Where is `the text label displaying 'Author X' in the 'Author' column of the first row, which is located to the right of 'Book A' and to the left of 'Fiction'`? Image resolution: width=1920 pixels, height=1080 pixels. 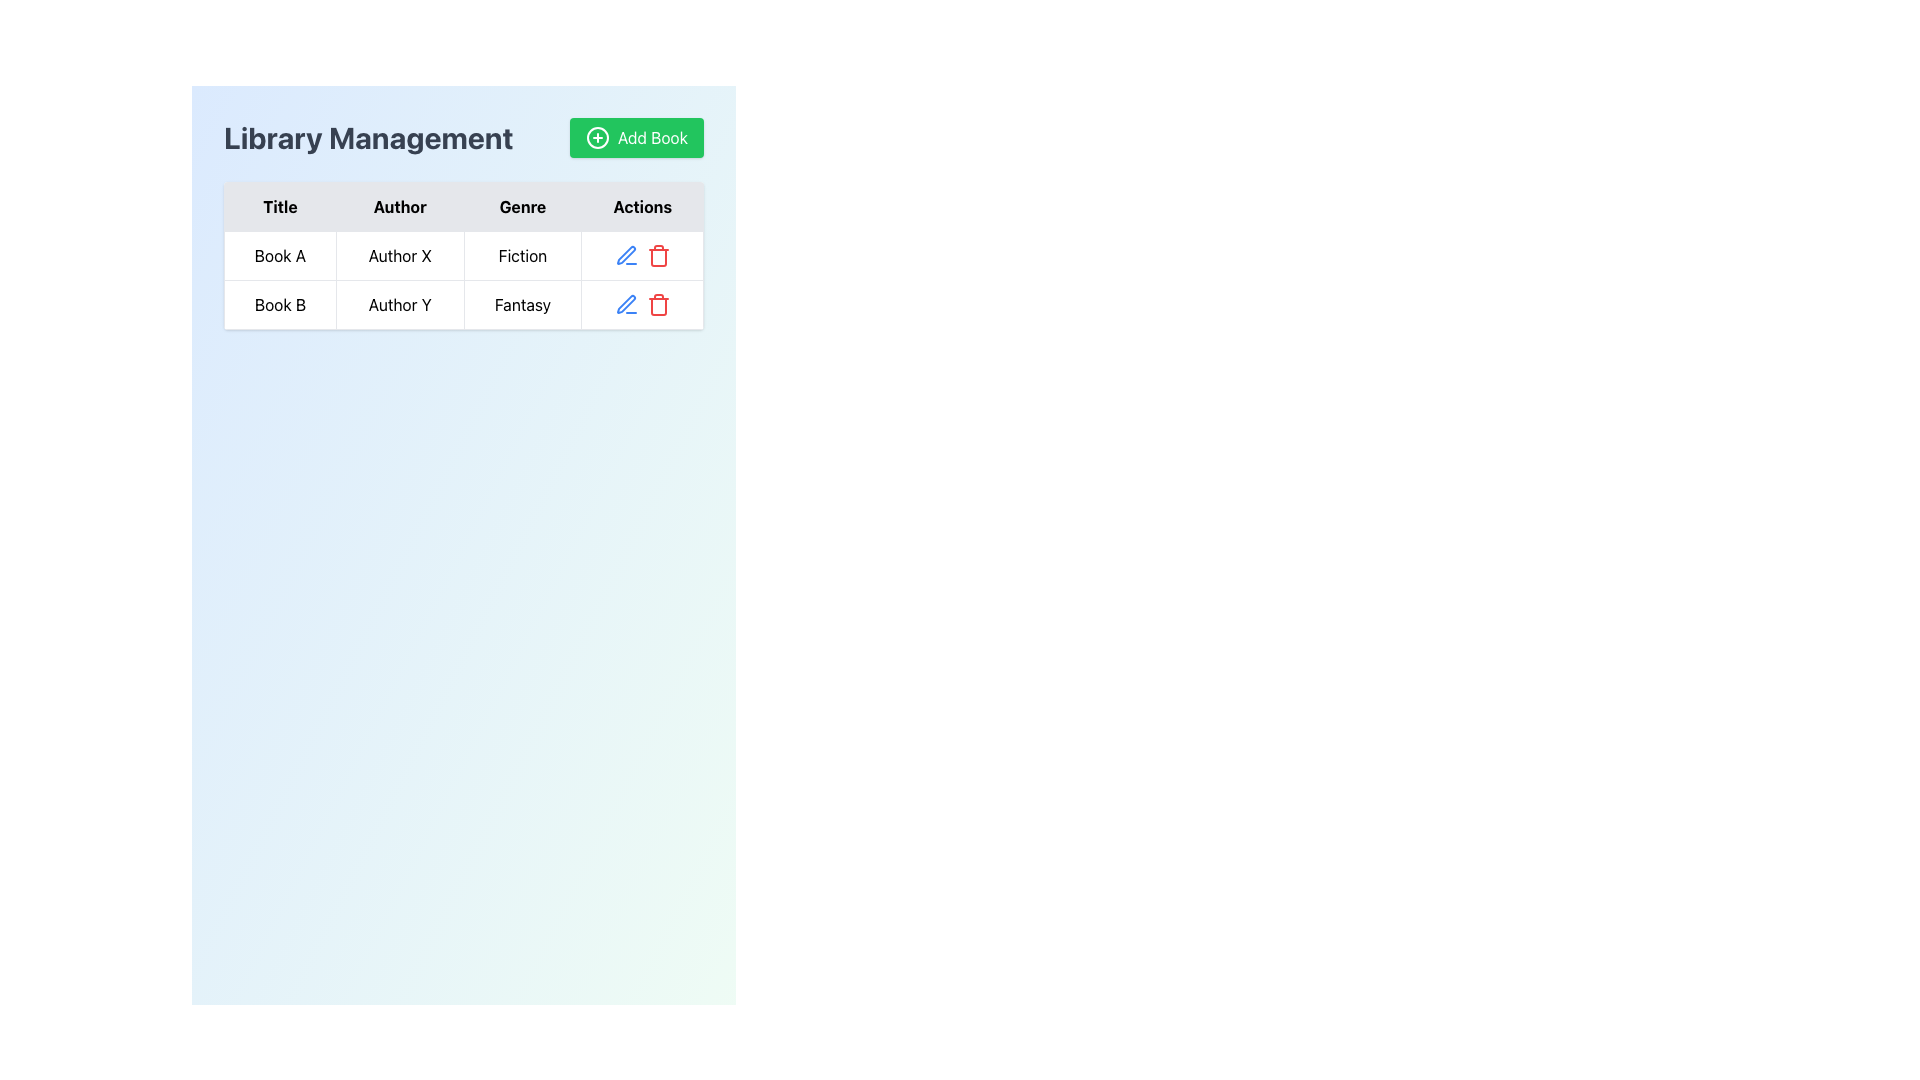 the text label displaying 'Author X' in the 'Author' column of the first row, which is located to the right of 'Book A' and to the left of 'Fiction' is located at coordinates (400, 254).